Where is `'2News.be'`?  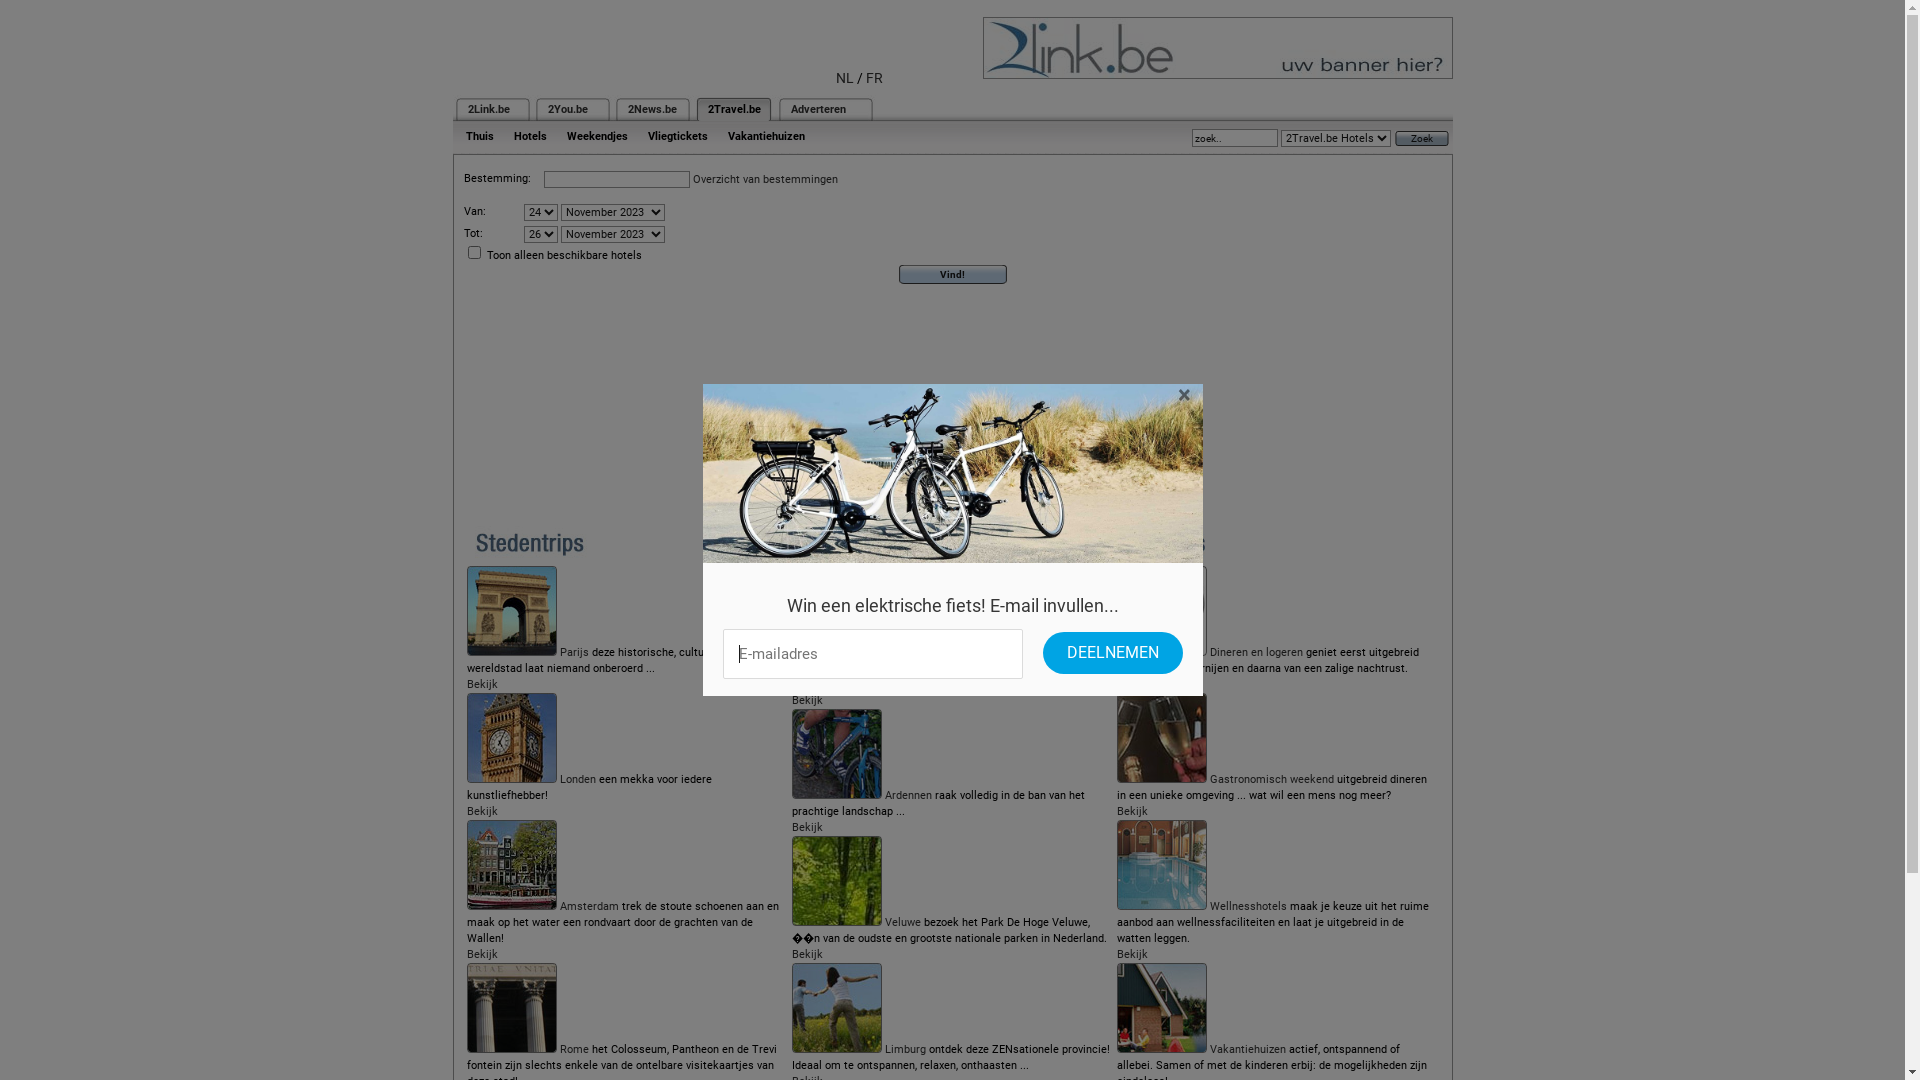 '2News.be' is located at coordinates (652, 109).